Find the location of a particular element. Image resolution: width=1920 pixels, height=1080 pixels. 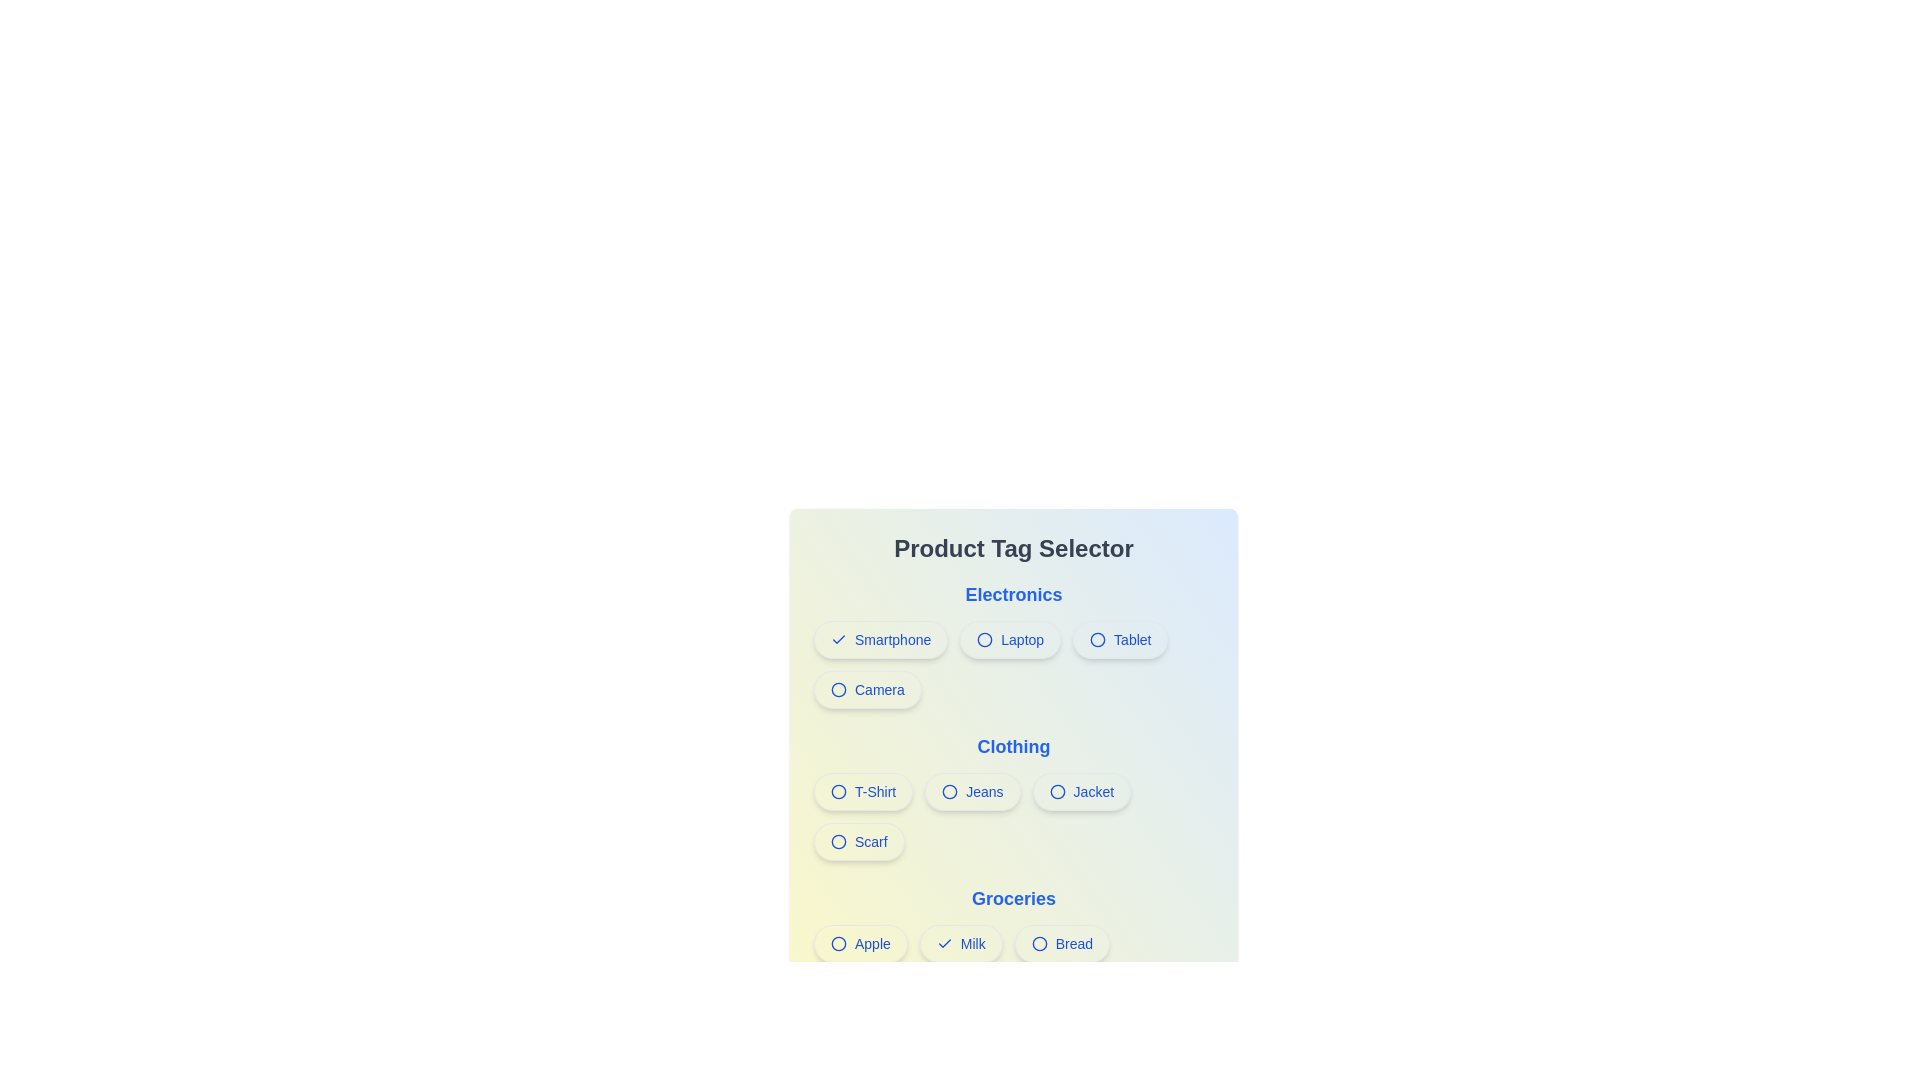

the SVG graphical element representing the 'Camera' option within the 'Electronics' category in the product tag selector interface is located at coordinates (839, 689).